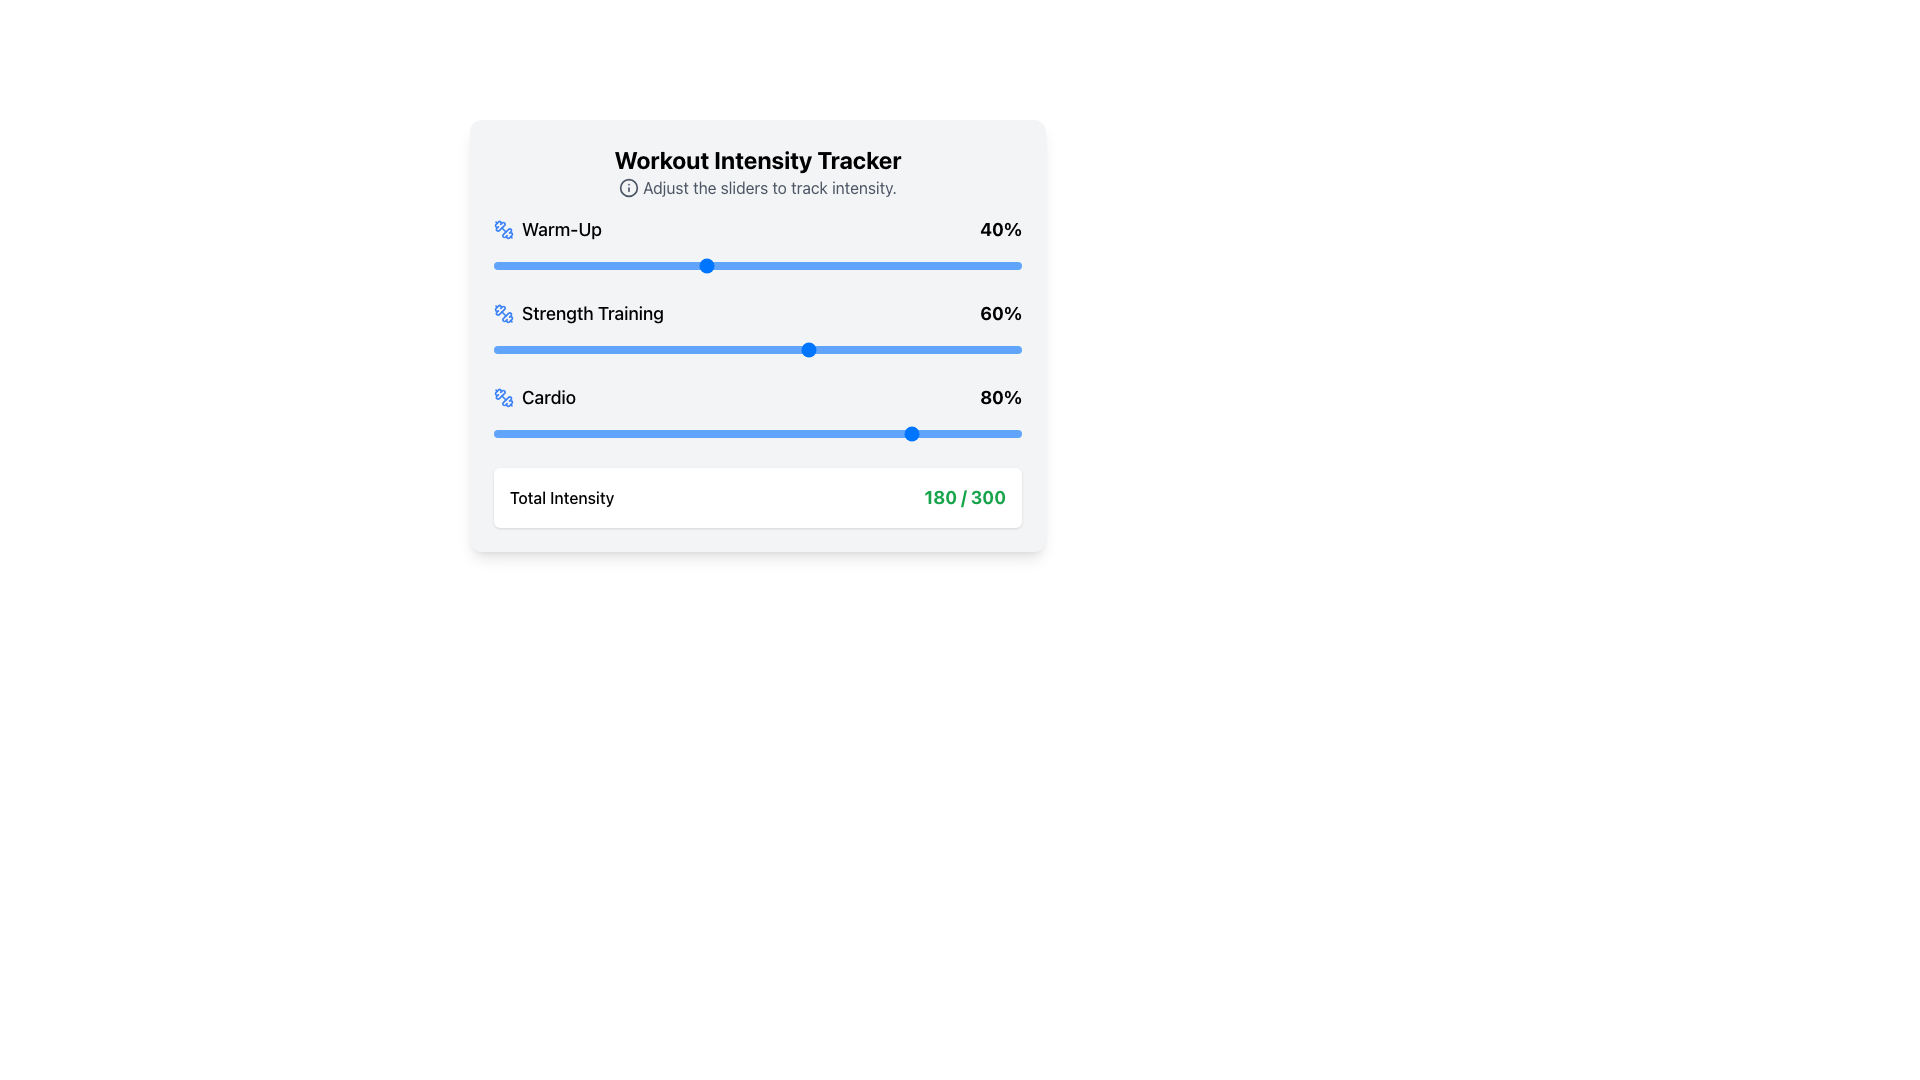 The height and width of the screenshot is (1080, 1920). I want to click on the strength training intensity, so click(725, 349).